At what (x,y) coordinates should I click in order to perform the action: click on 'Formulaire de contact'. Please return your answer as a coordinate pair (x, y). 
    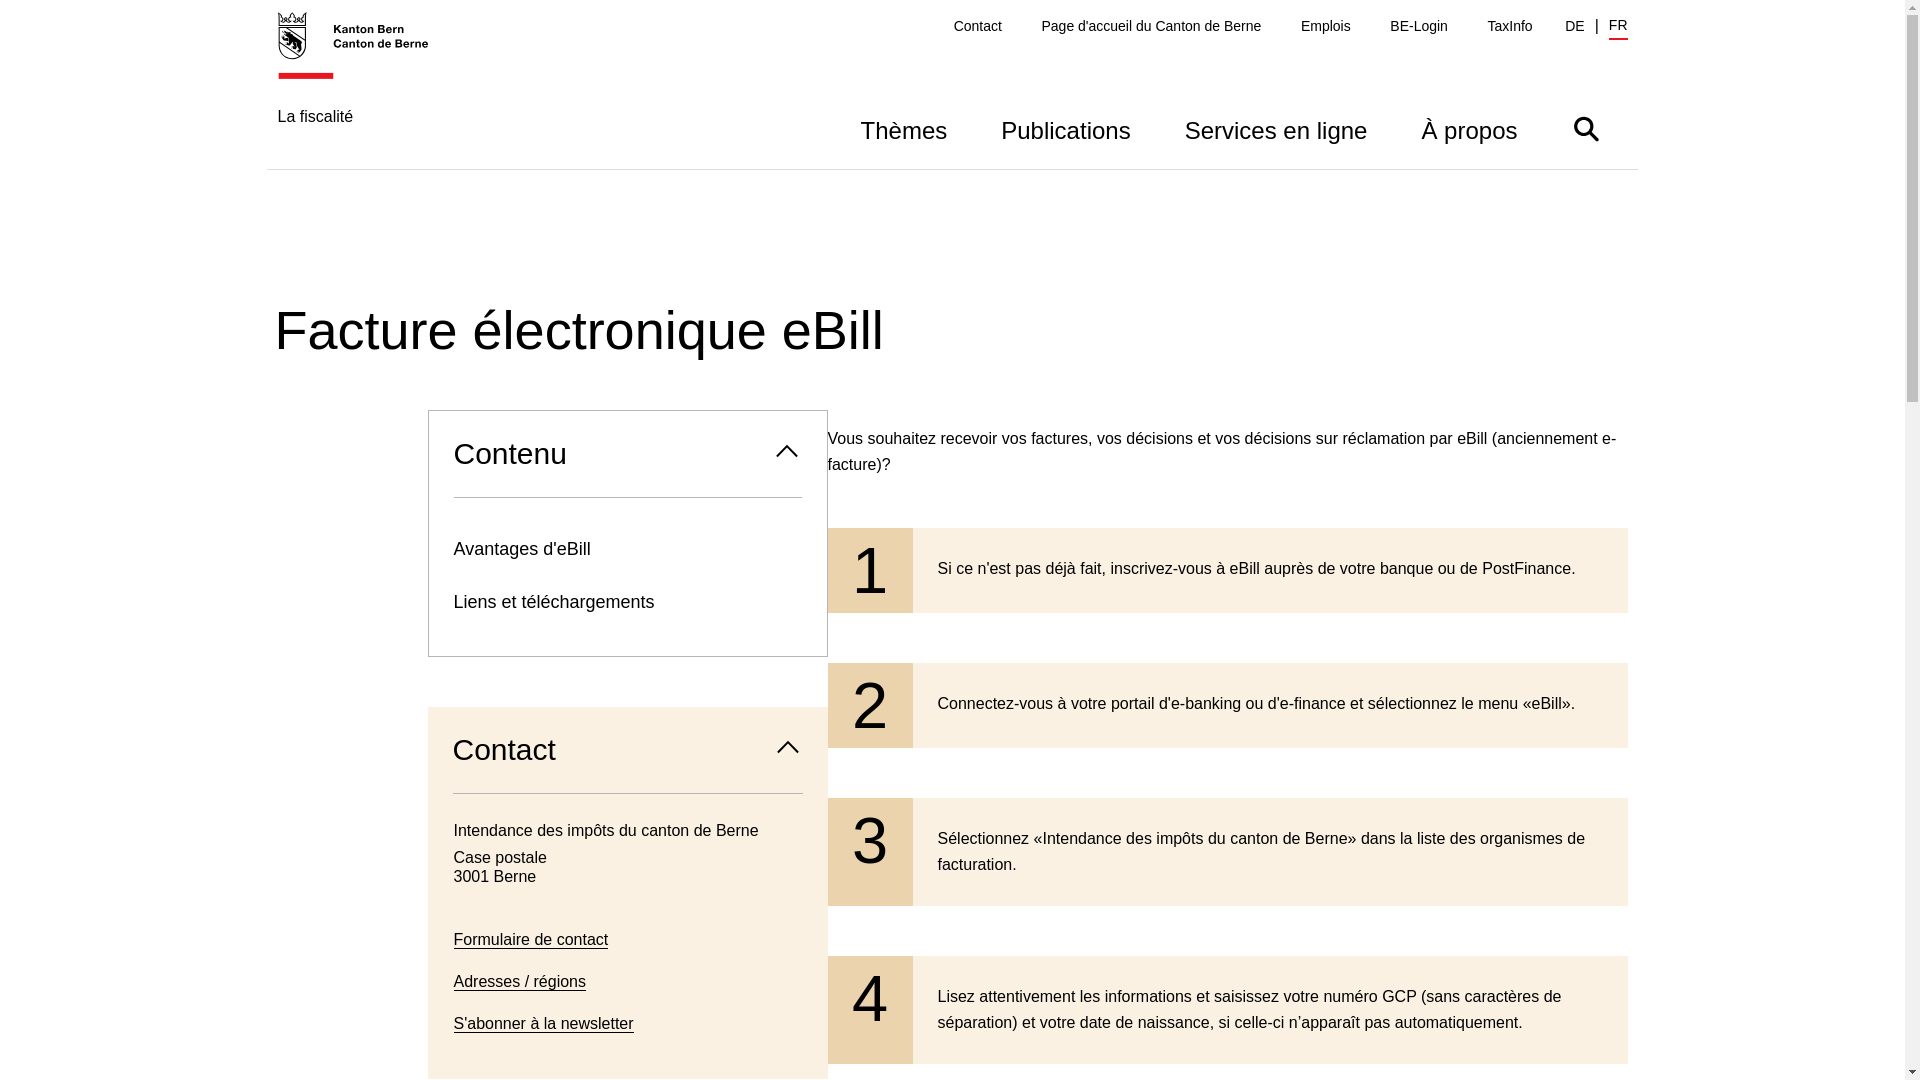
    Looking at the image, I should click on (531, 940).